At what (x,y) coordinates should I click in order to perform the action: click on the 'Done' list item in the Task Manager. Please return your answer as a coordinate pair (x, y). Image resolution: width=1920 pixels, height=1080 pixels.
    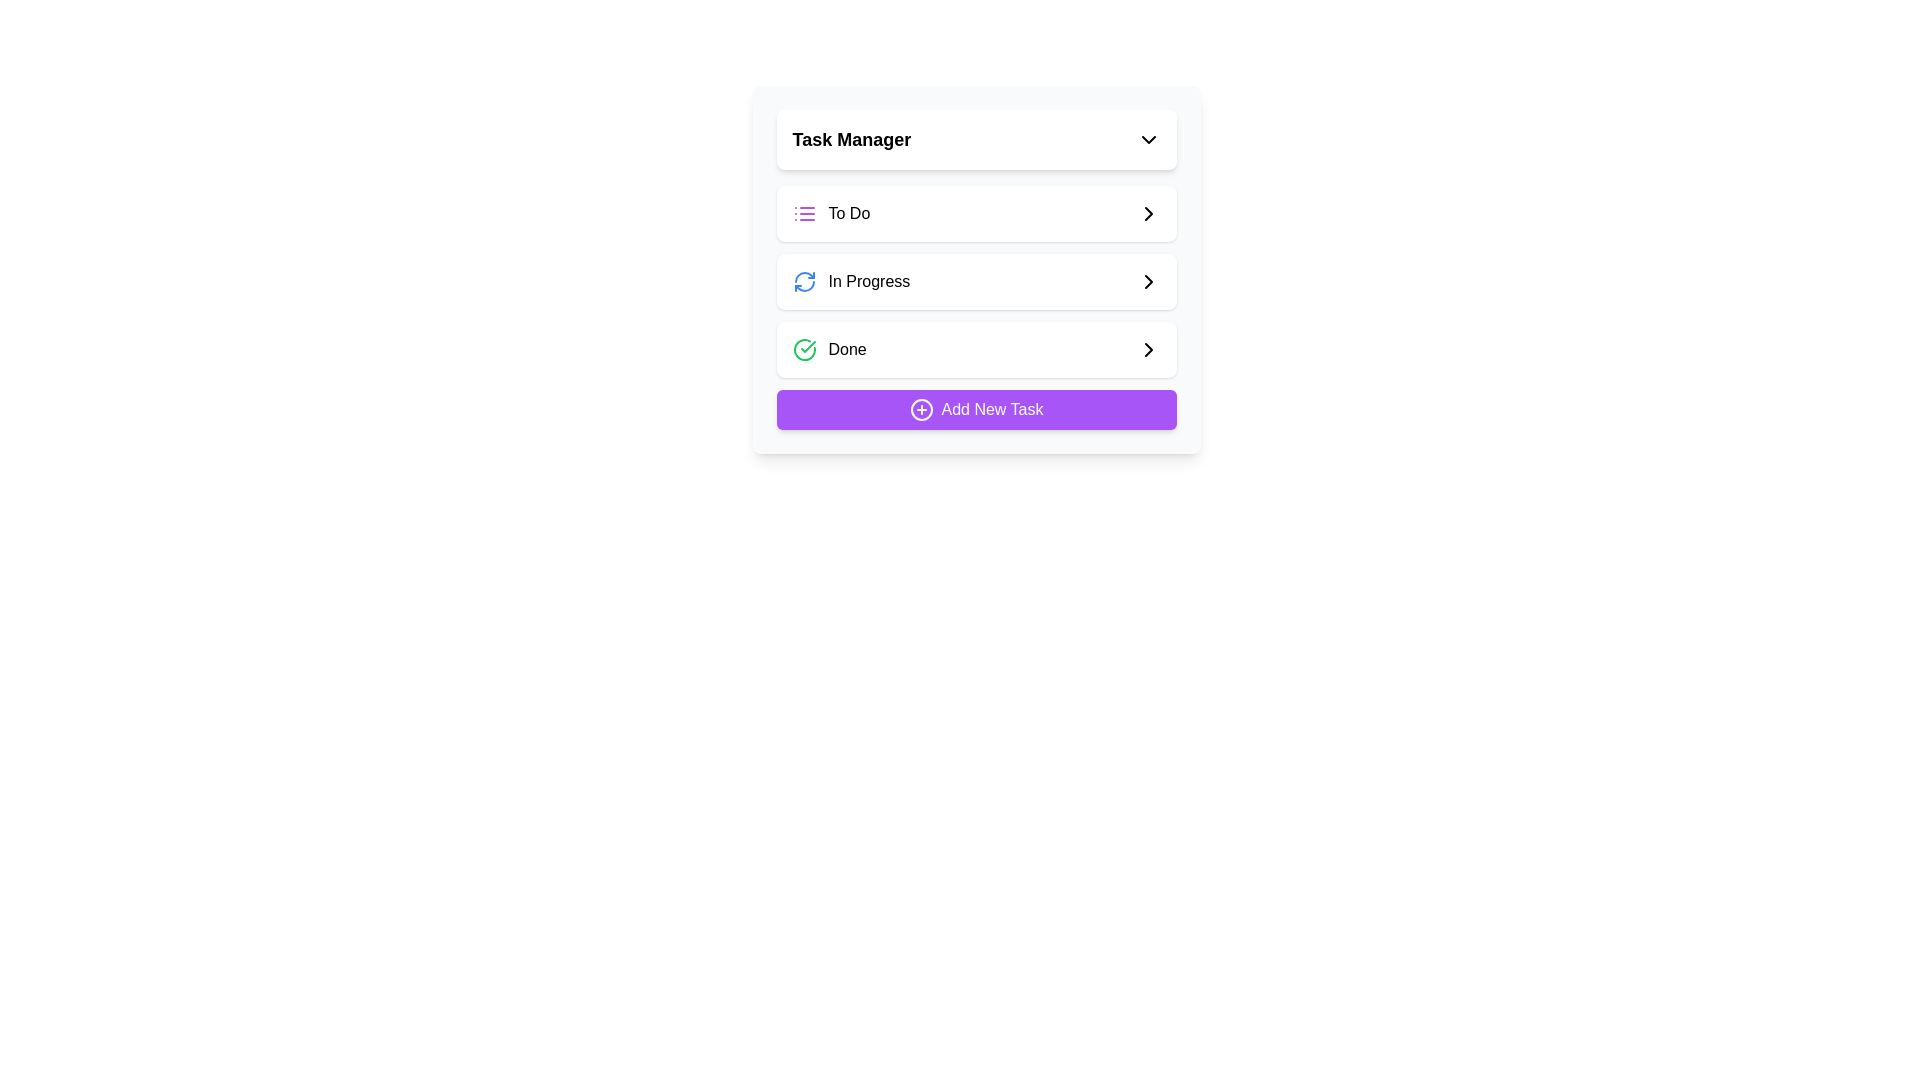
    Looking at the image, I should click on (976, 349).